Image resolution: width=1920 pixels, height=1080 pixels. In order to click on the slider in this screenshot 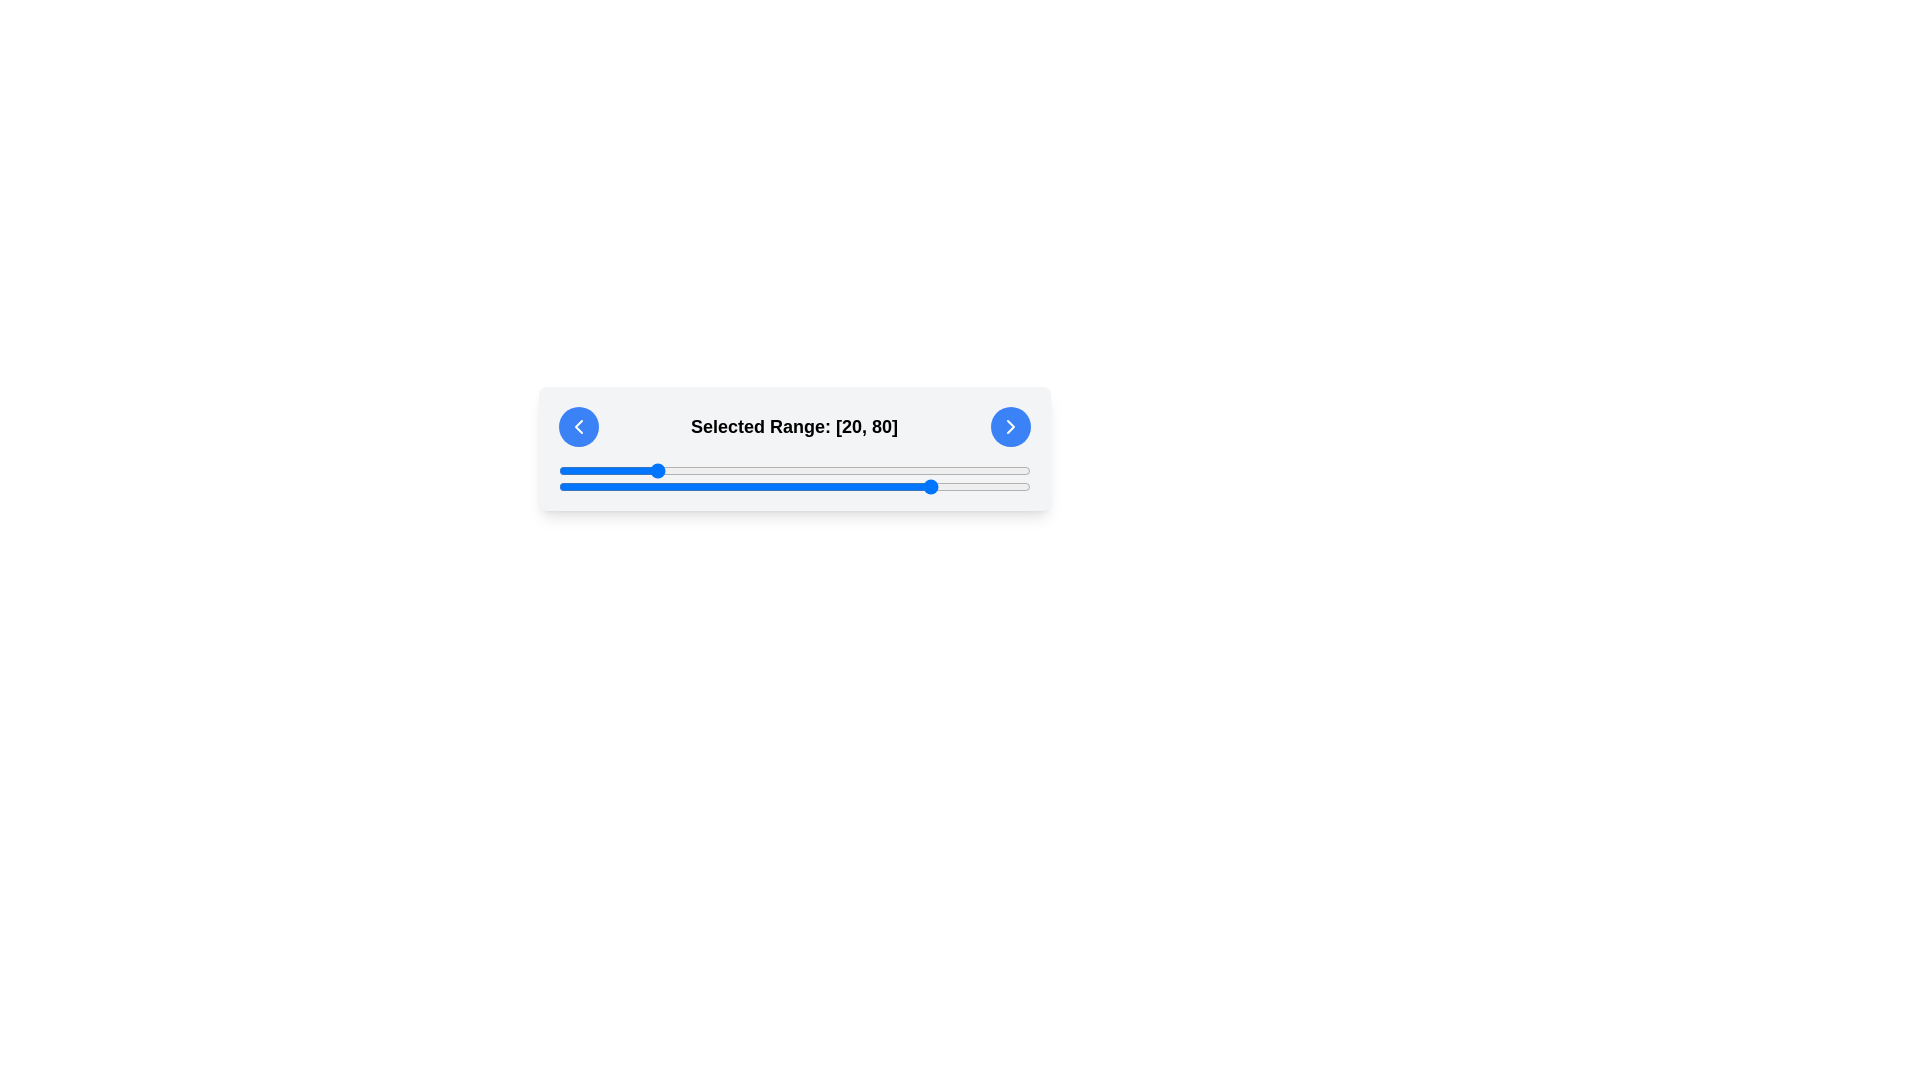, I will do `click(920, 486)`.